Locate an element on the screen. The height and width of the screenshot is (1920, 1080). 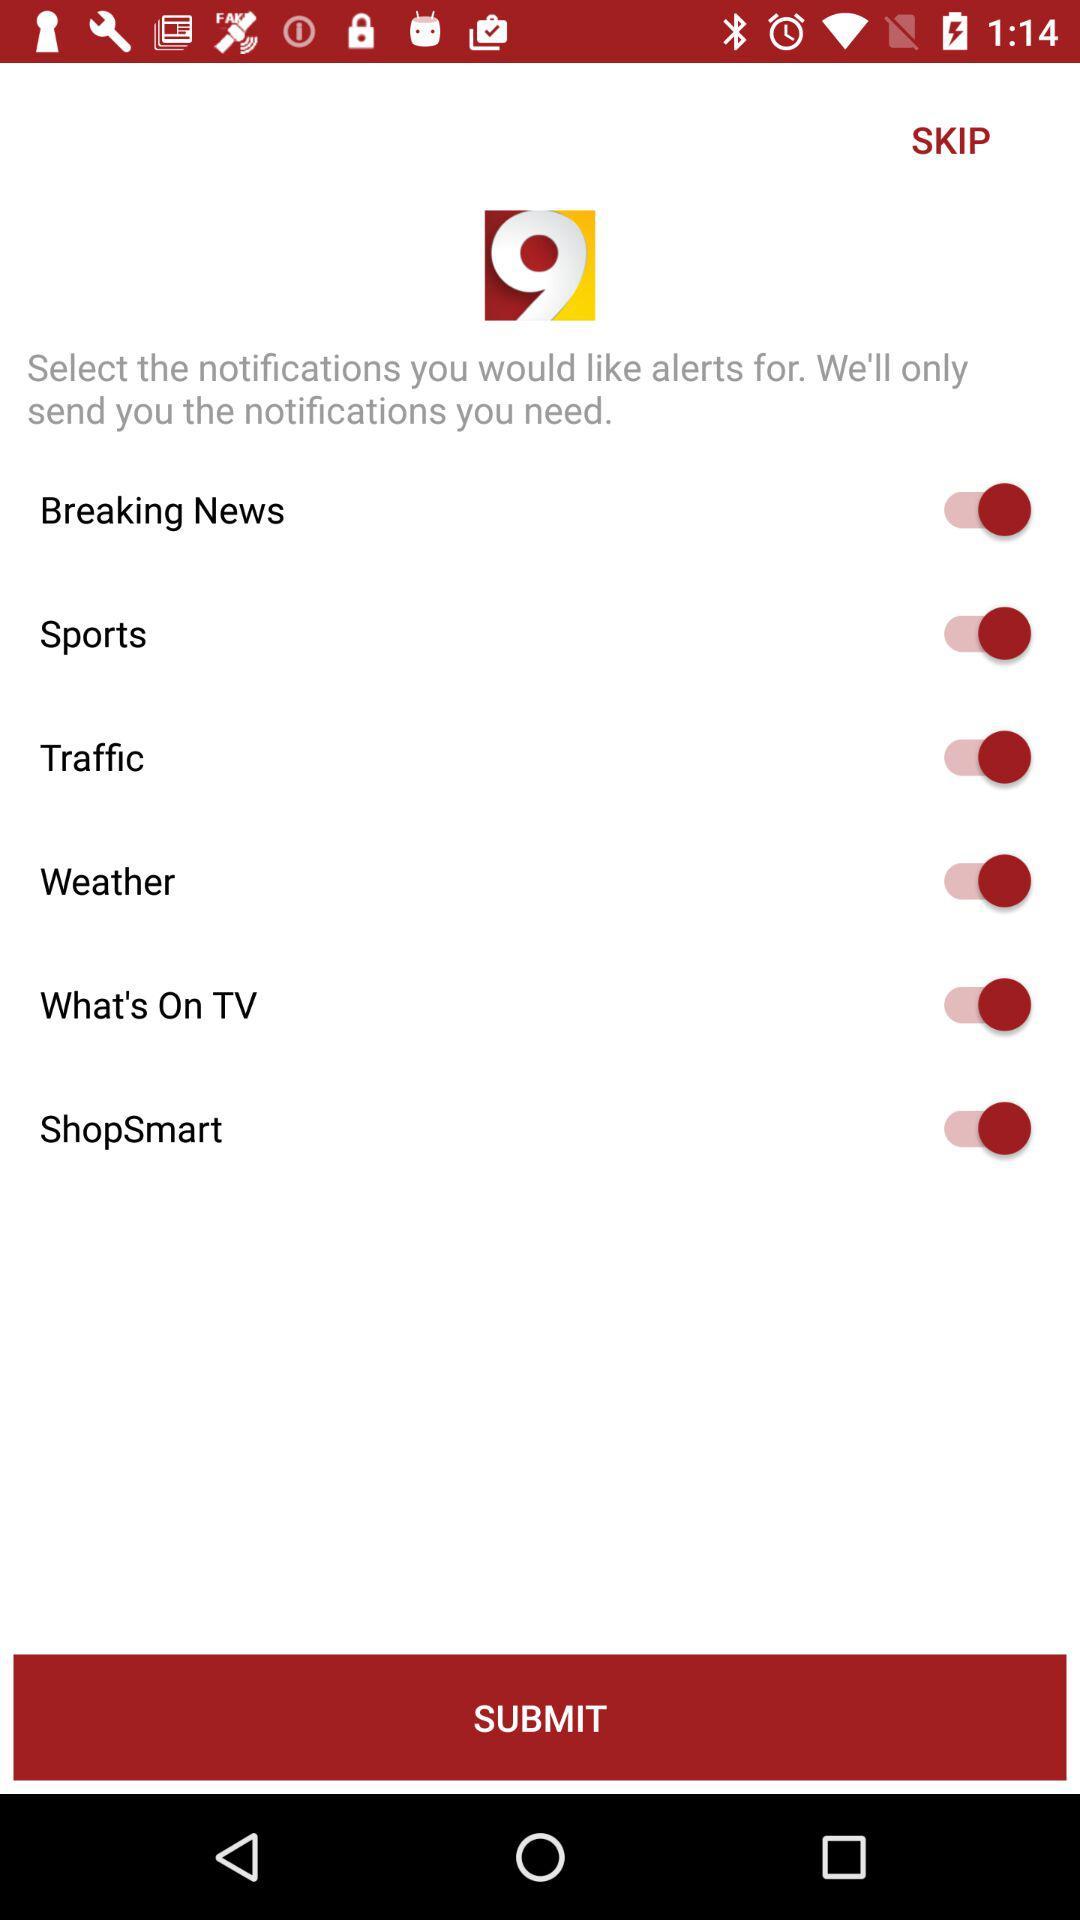
what 's on tv option is located at coordinates (977, 1004).